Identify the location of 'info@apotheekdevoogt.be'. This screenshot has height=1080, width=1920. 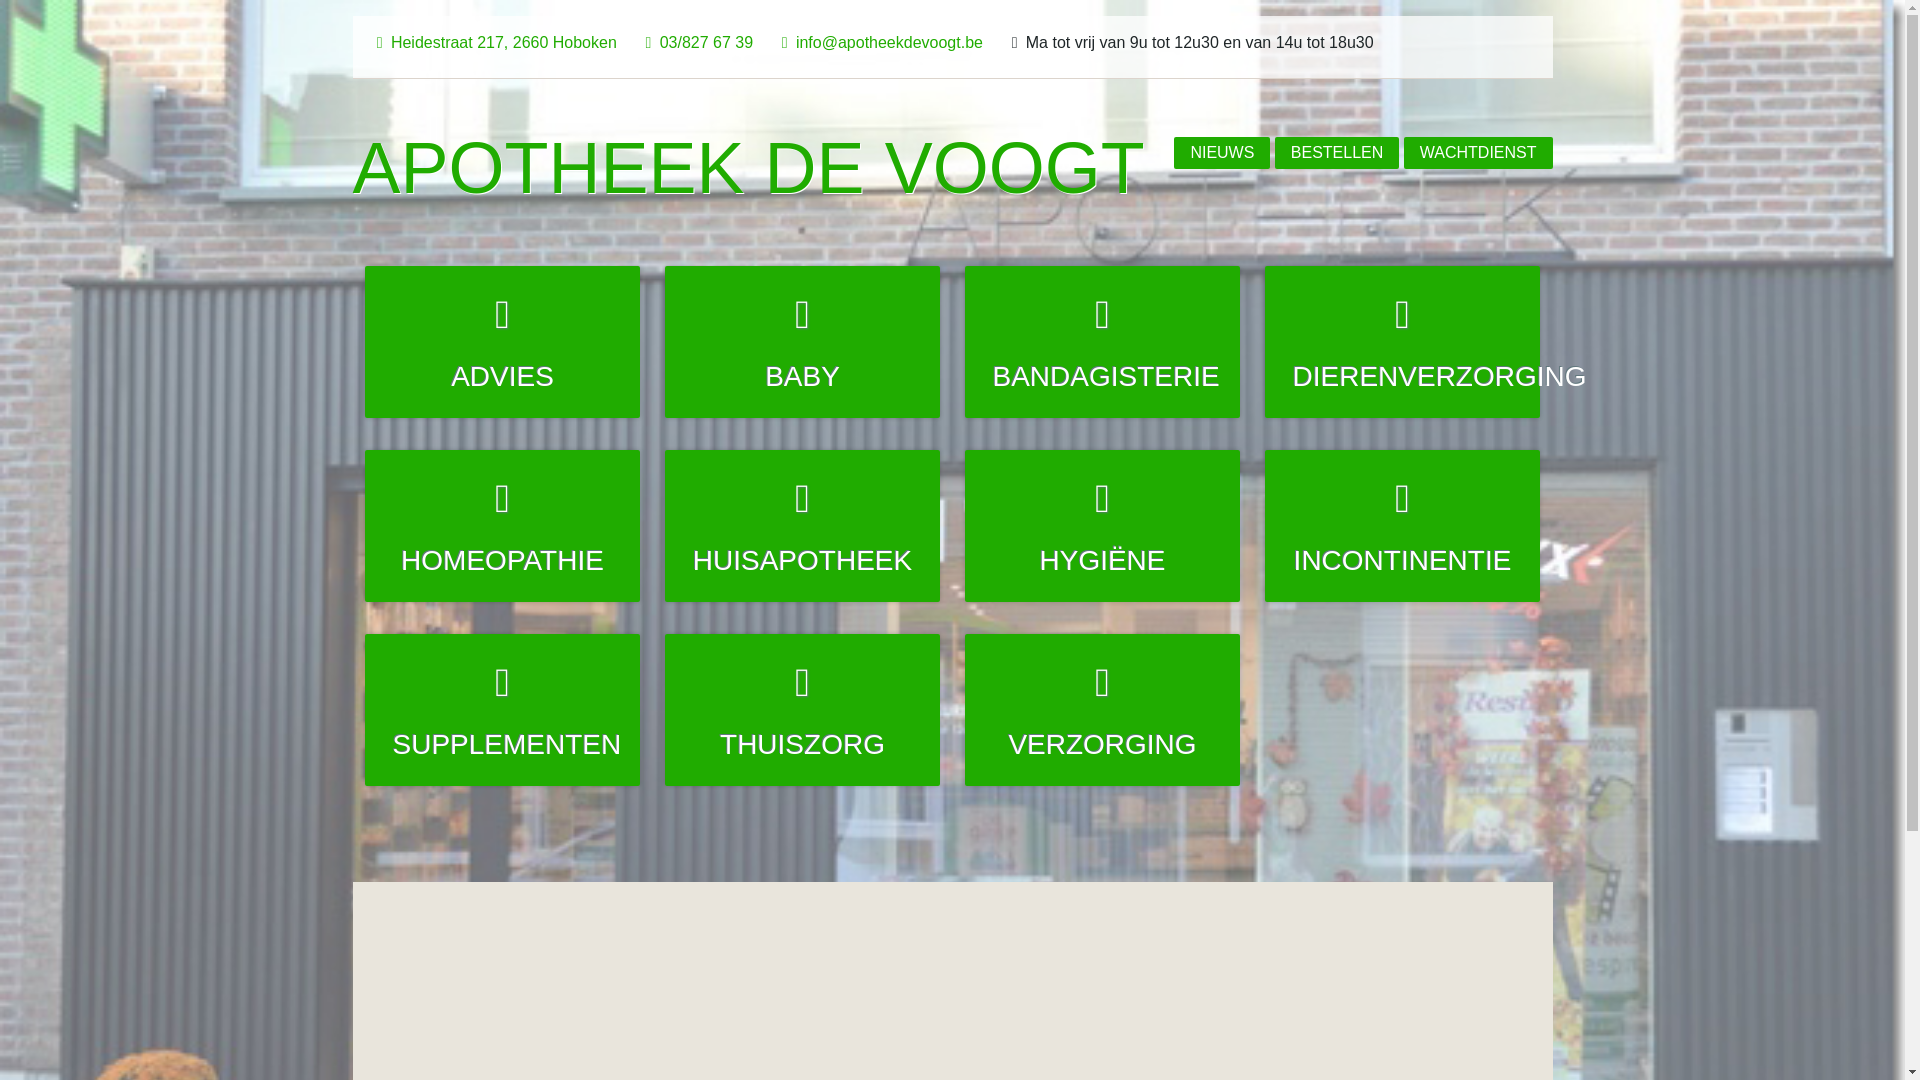
(878, 42).